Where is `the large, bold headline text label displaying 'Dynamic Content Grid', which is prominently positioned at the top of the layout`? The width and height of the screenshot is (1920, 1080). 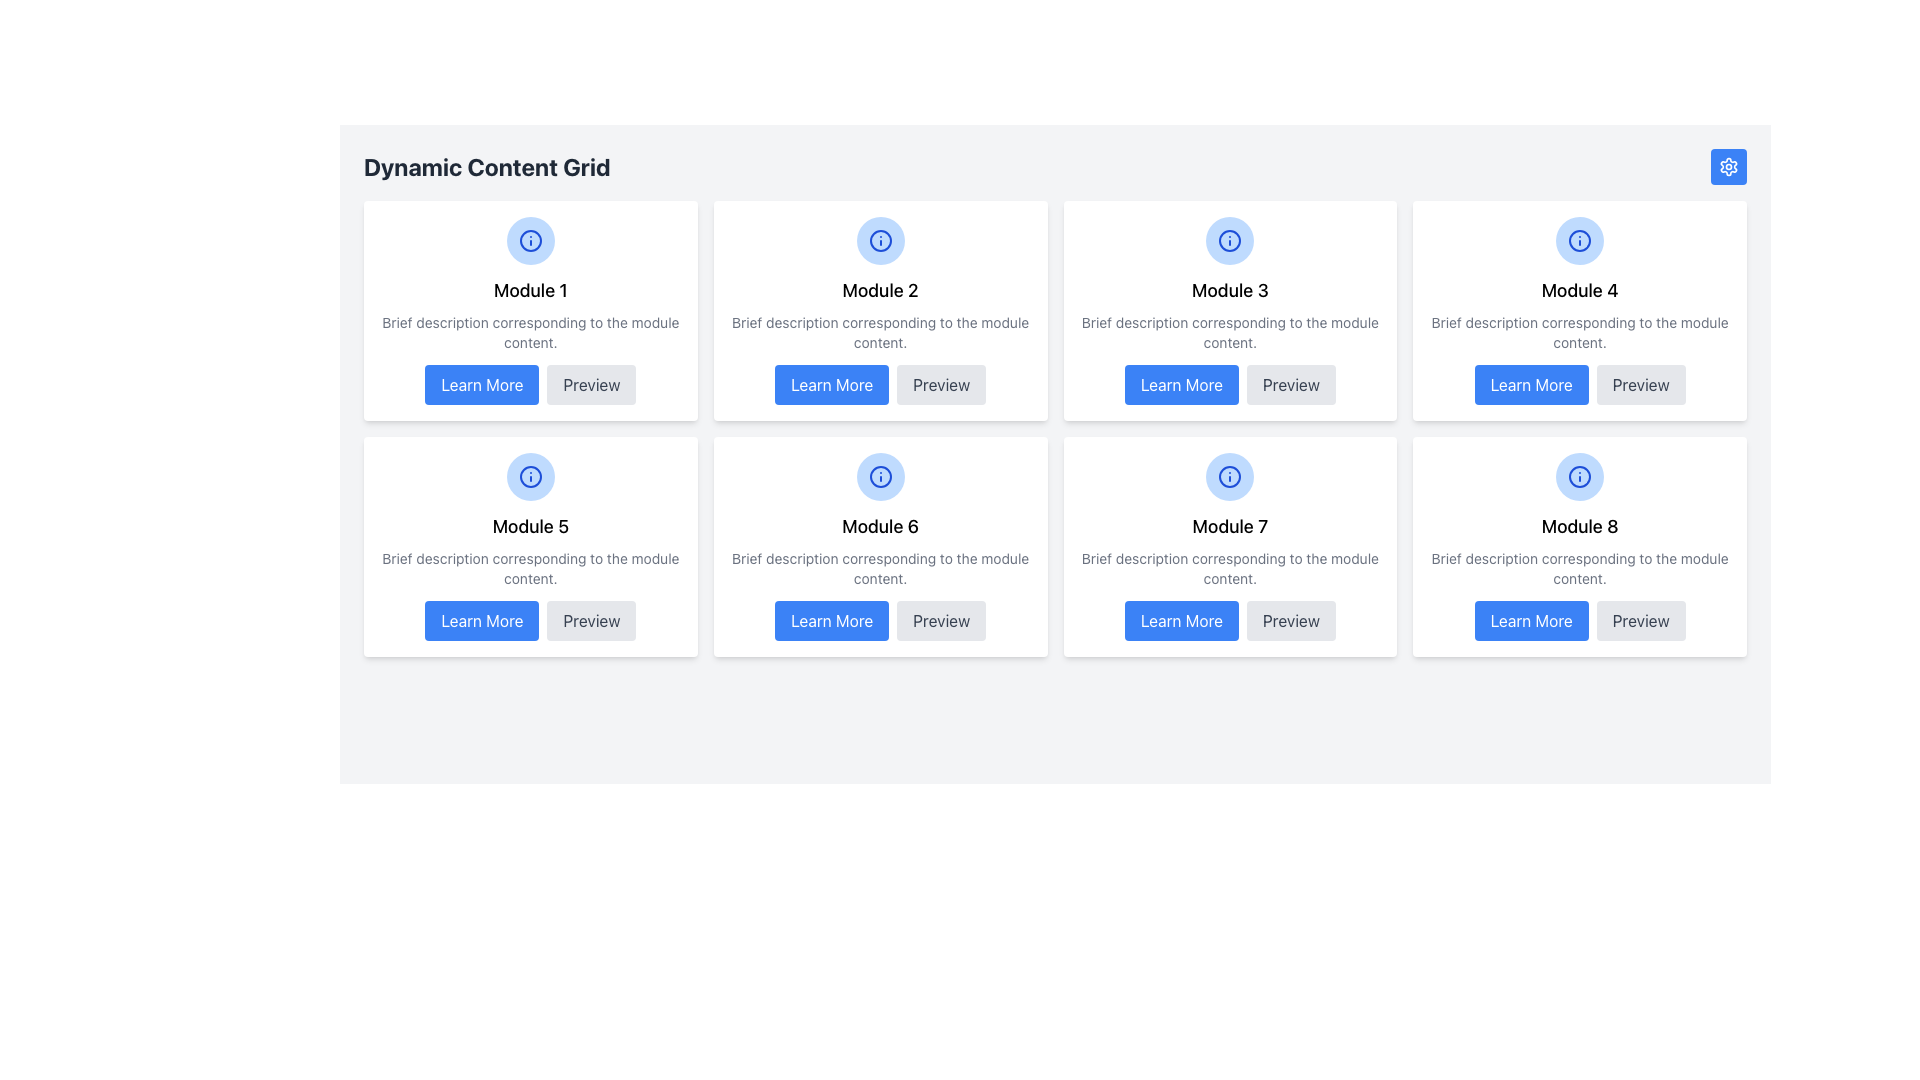 the large, bold headline text label displaying 'Dynamic Content Grid', which is prominently positioned at the top of the layout is located at coordinates (487, 165).